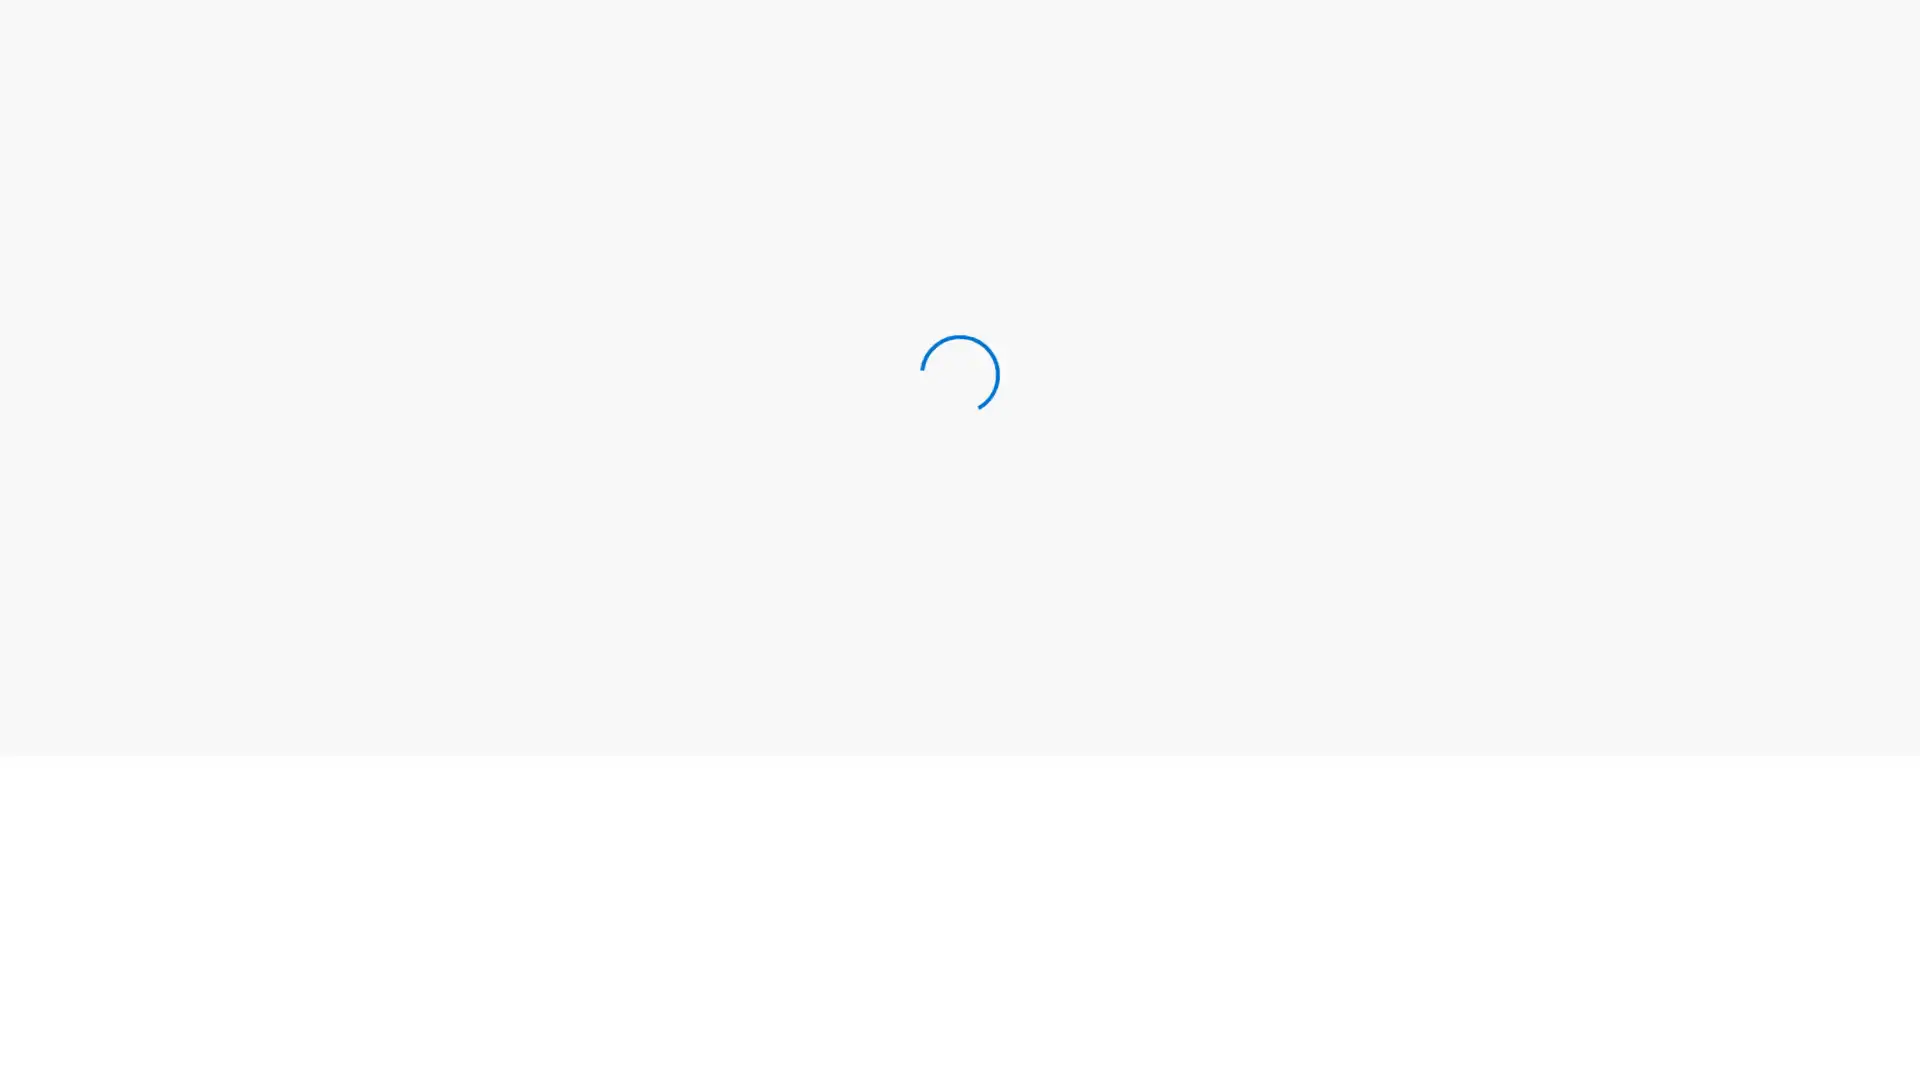 The width and height of the screenshot is (1920, 1080). What do you see at coordinates (729, 373) in the screenshot?
I see `Sign In` at bounding box center [729, 373].